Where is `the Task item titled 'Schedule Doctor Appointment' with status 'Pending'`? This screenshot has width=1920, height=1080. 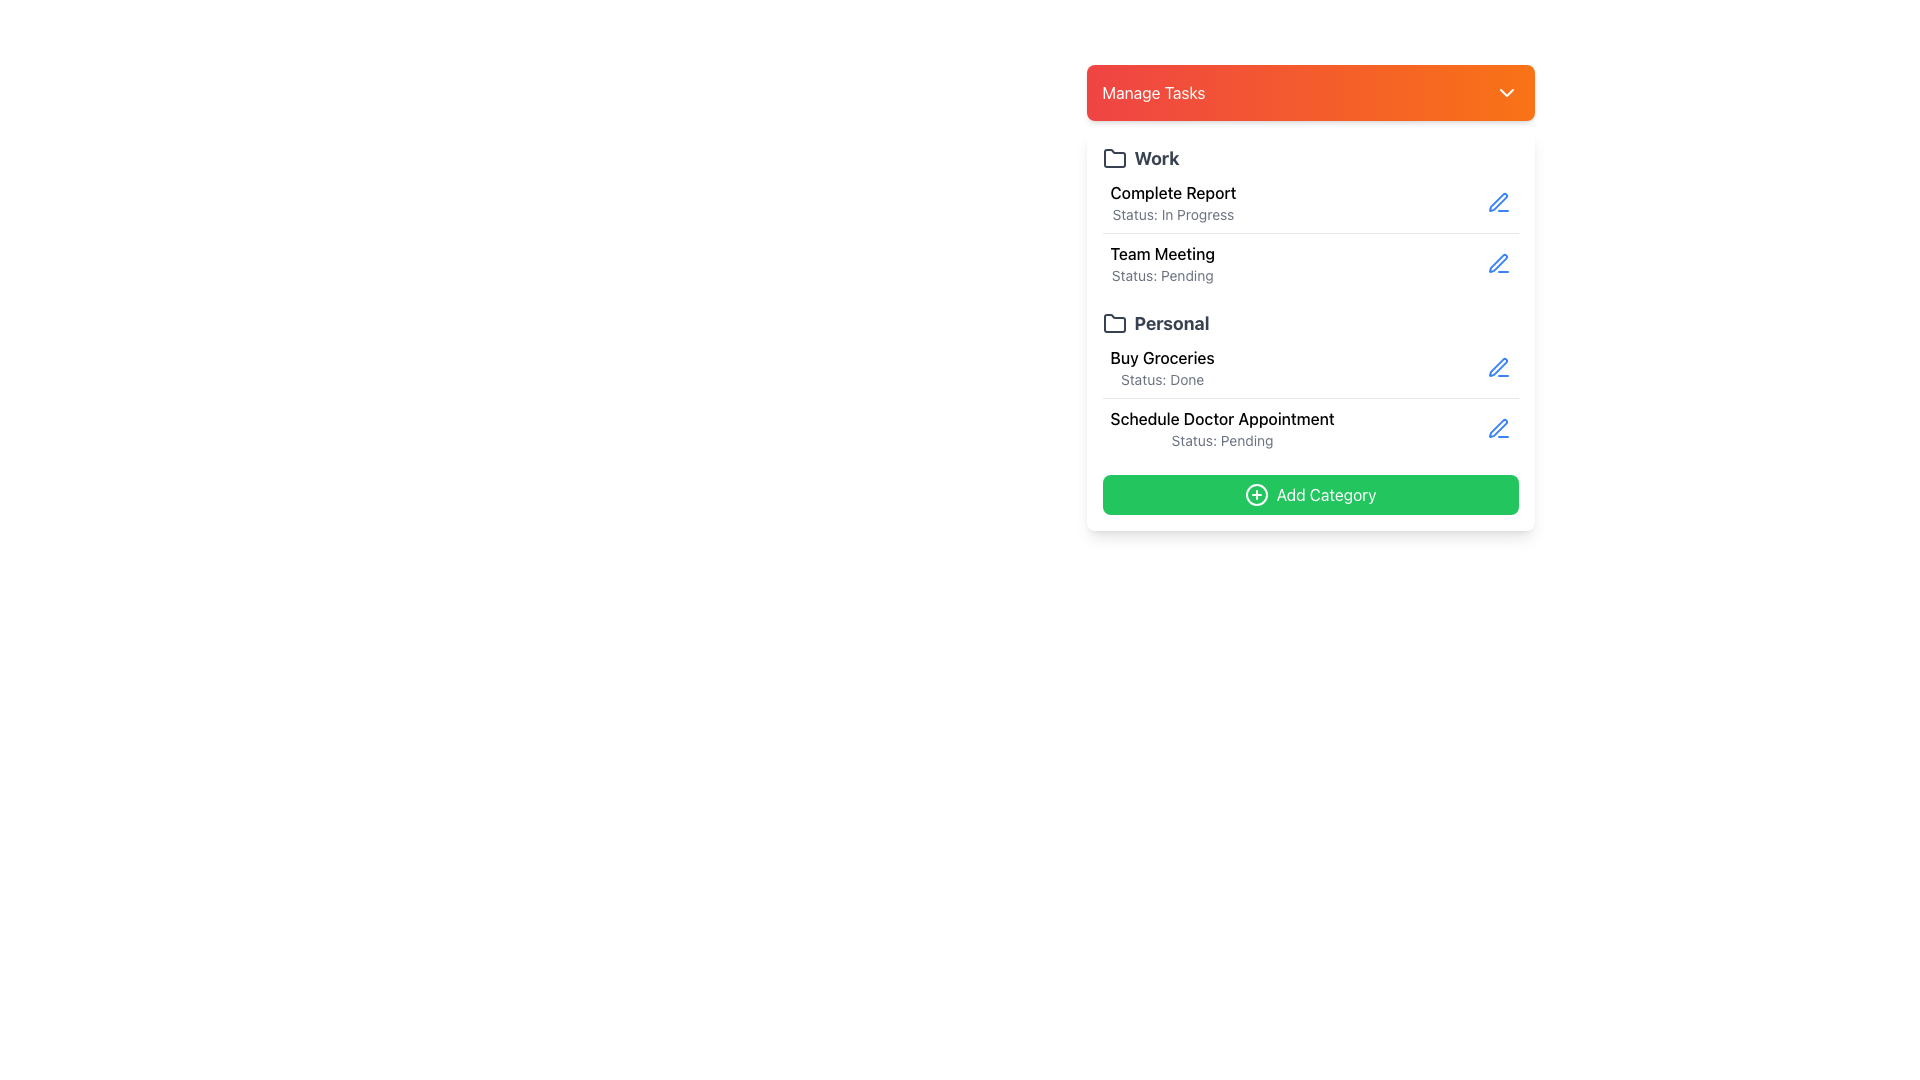 the Task item titled 'Schedule Doctor Appointment' with status 'Pending' is located at coordinates (1310, 427).